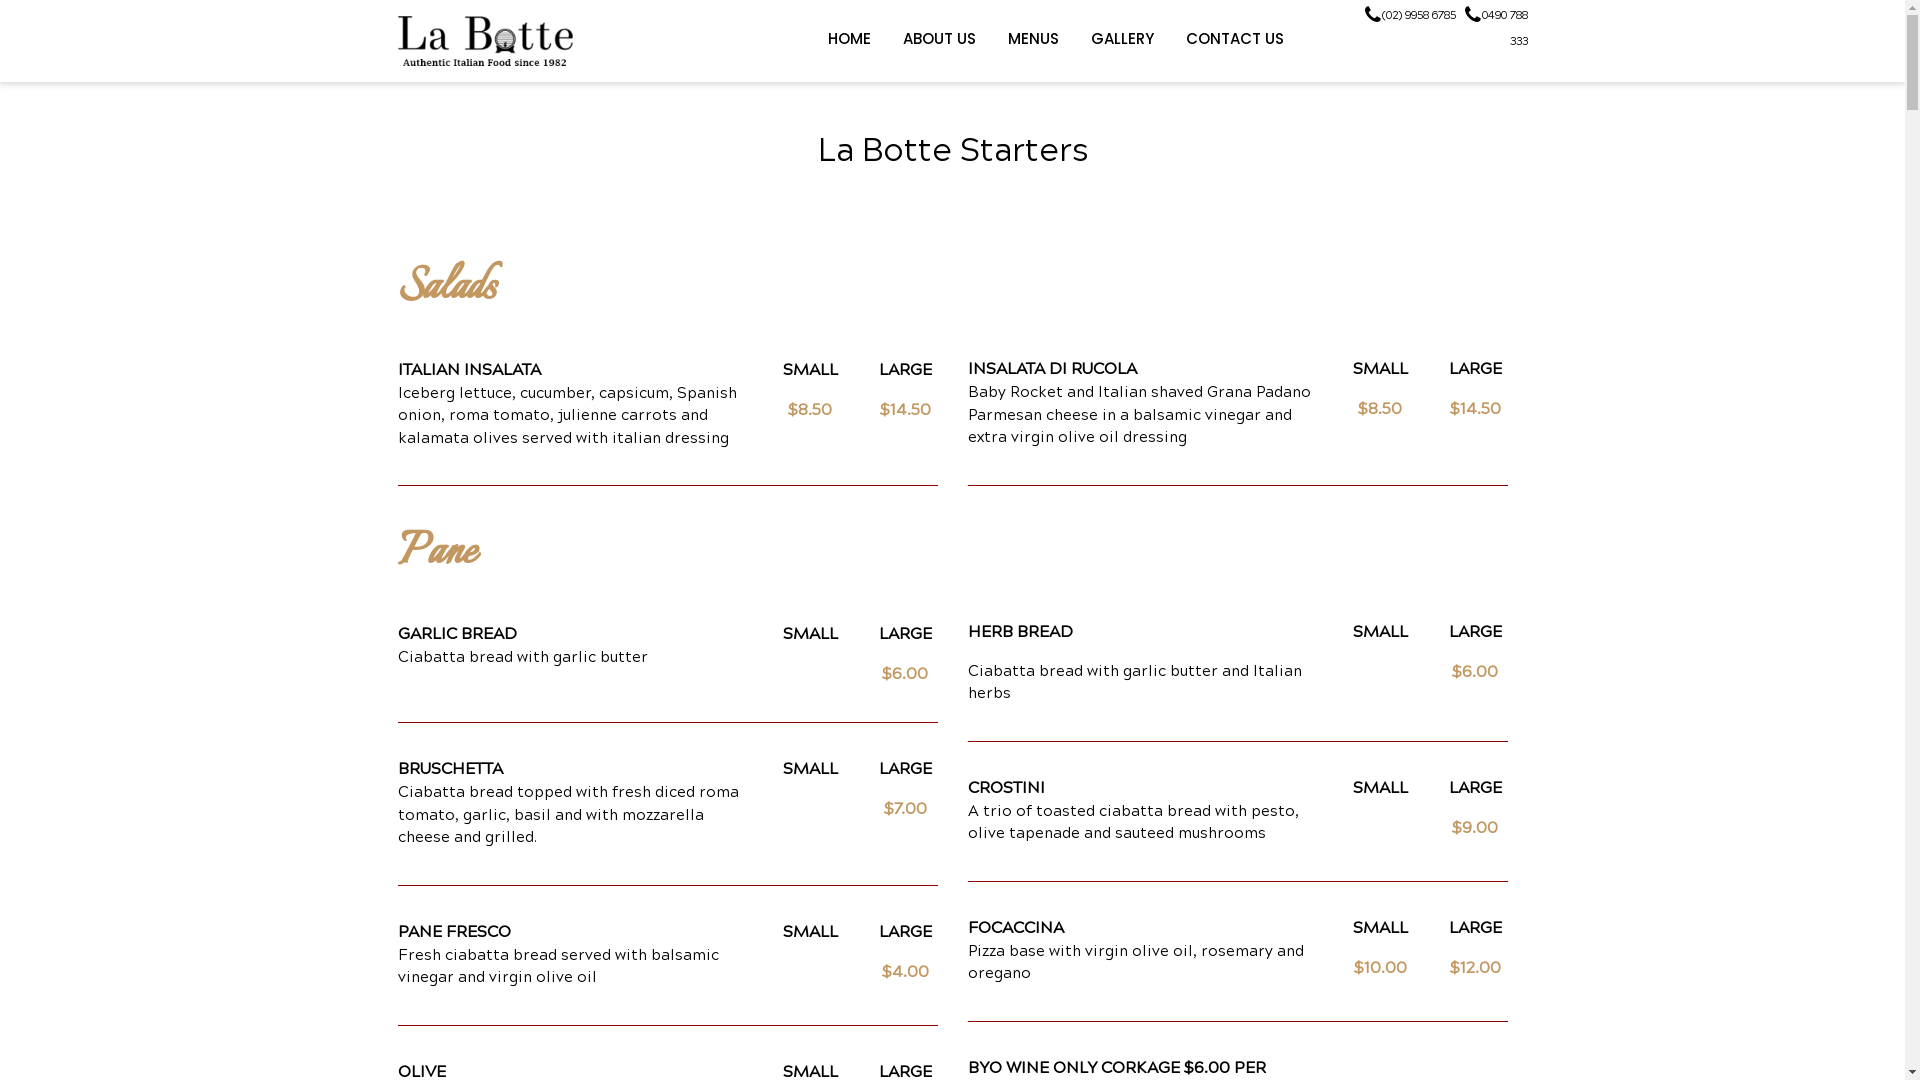 This screenshot has height=1080, width=1920. Describe the element at coordinates (937, 38) in the screenshot. I see `'ABOUT US'` at that location.